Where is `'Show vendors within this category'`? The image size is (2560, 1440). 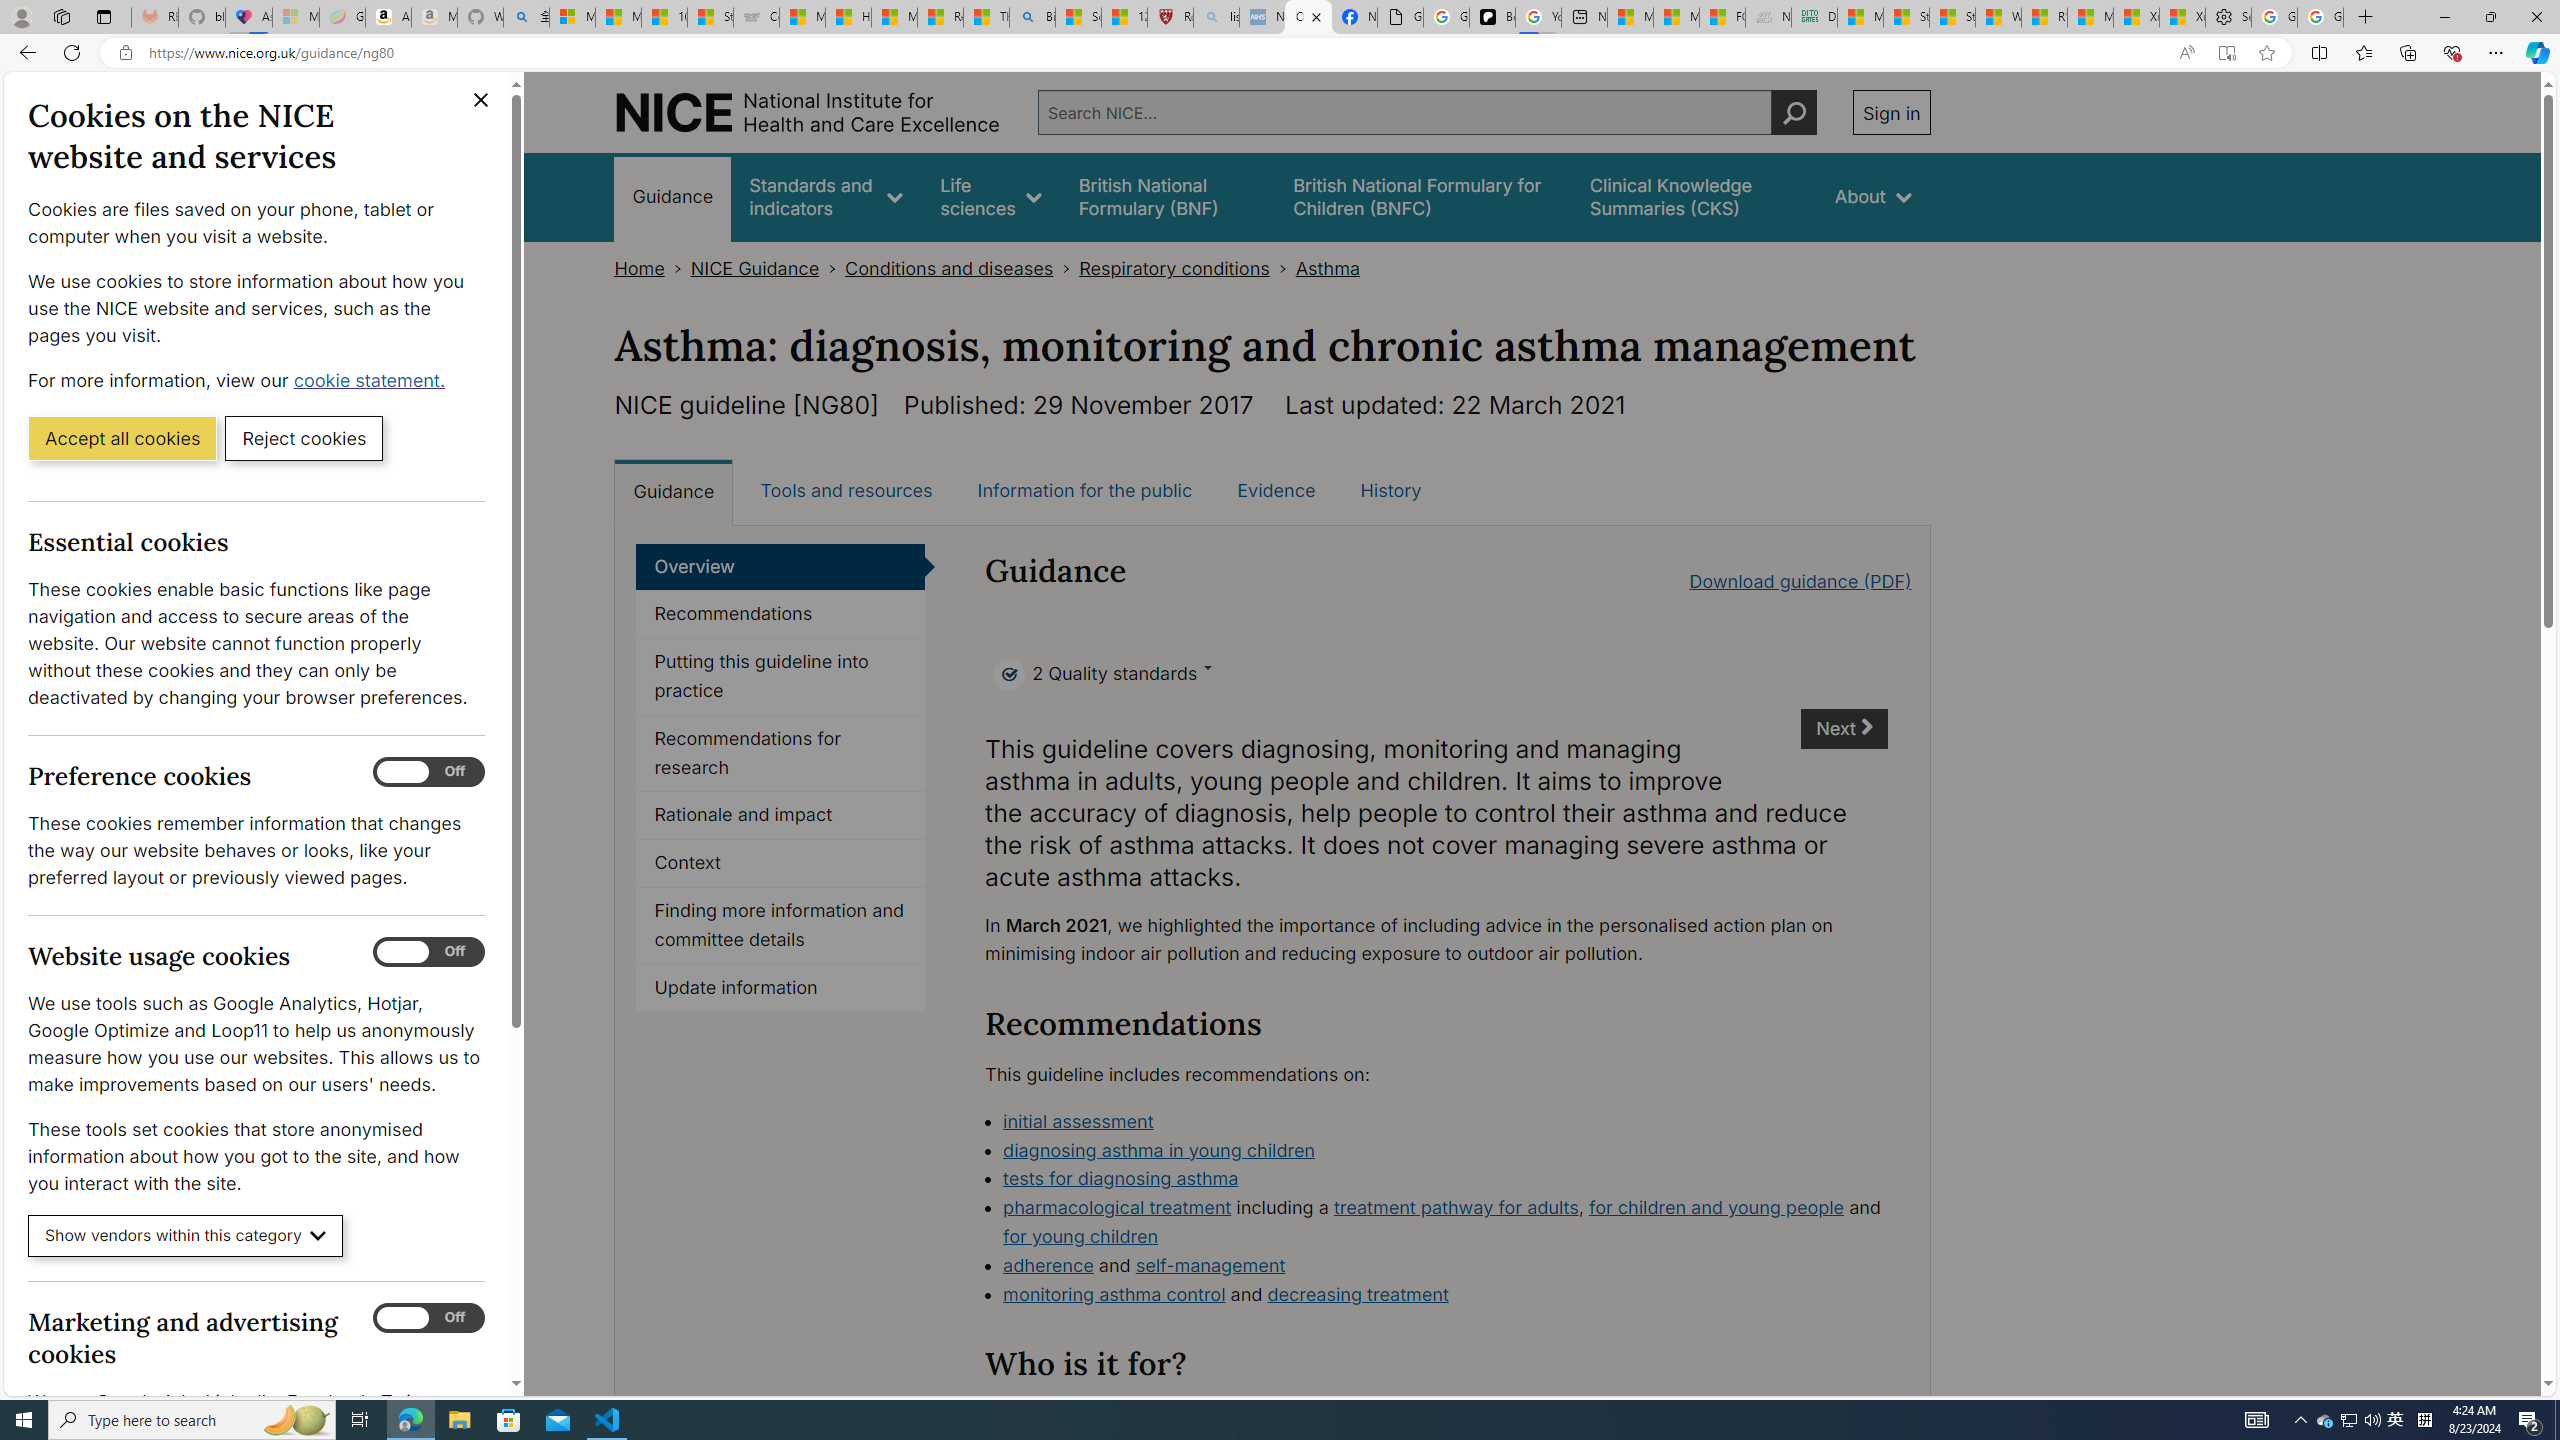
'Show vendors within this category' is located at coordinates (184, 1236).